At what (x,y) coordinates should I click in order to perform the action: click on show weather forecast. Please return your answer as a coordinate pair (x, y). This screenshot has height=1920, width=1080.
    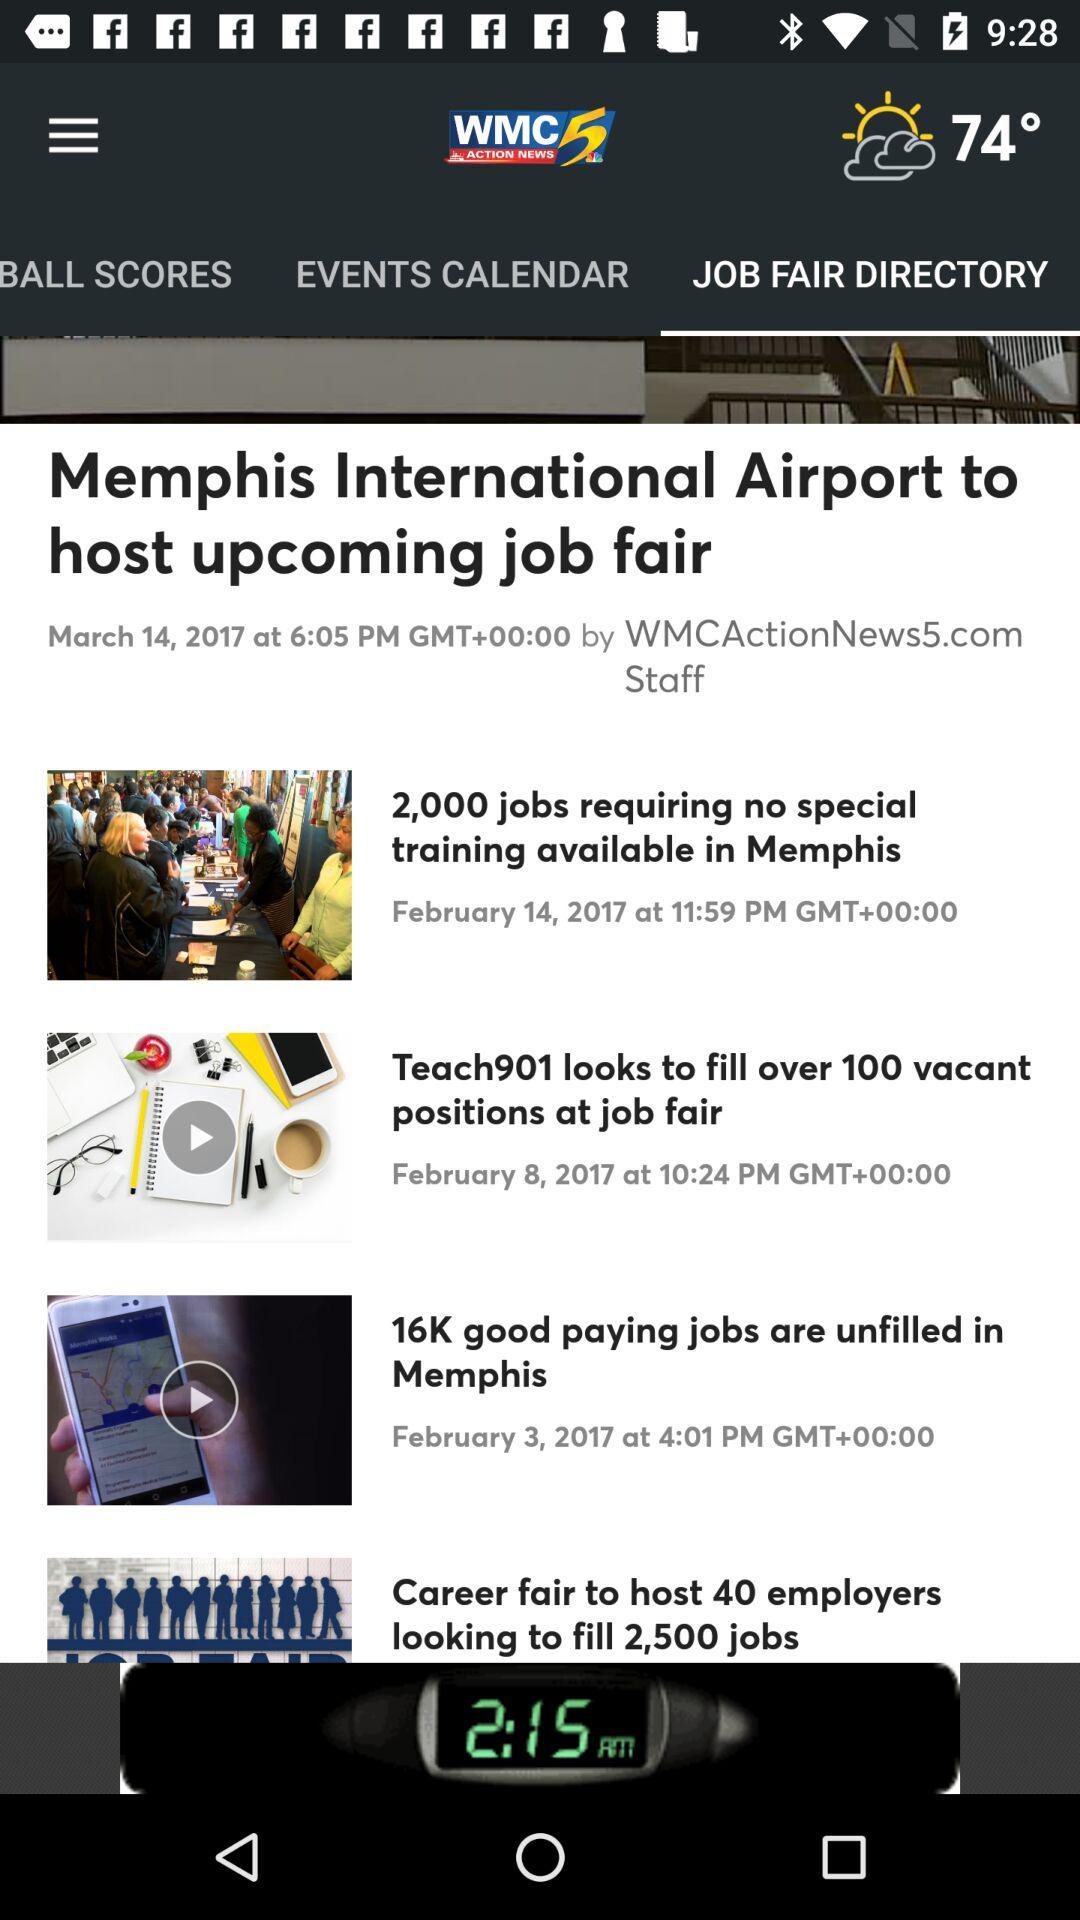
    Looking at the image, I should click on (886, 135).